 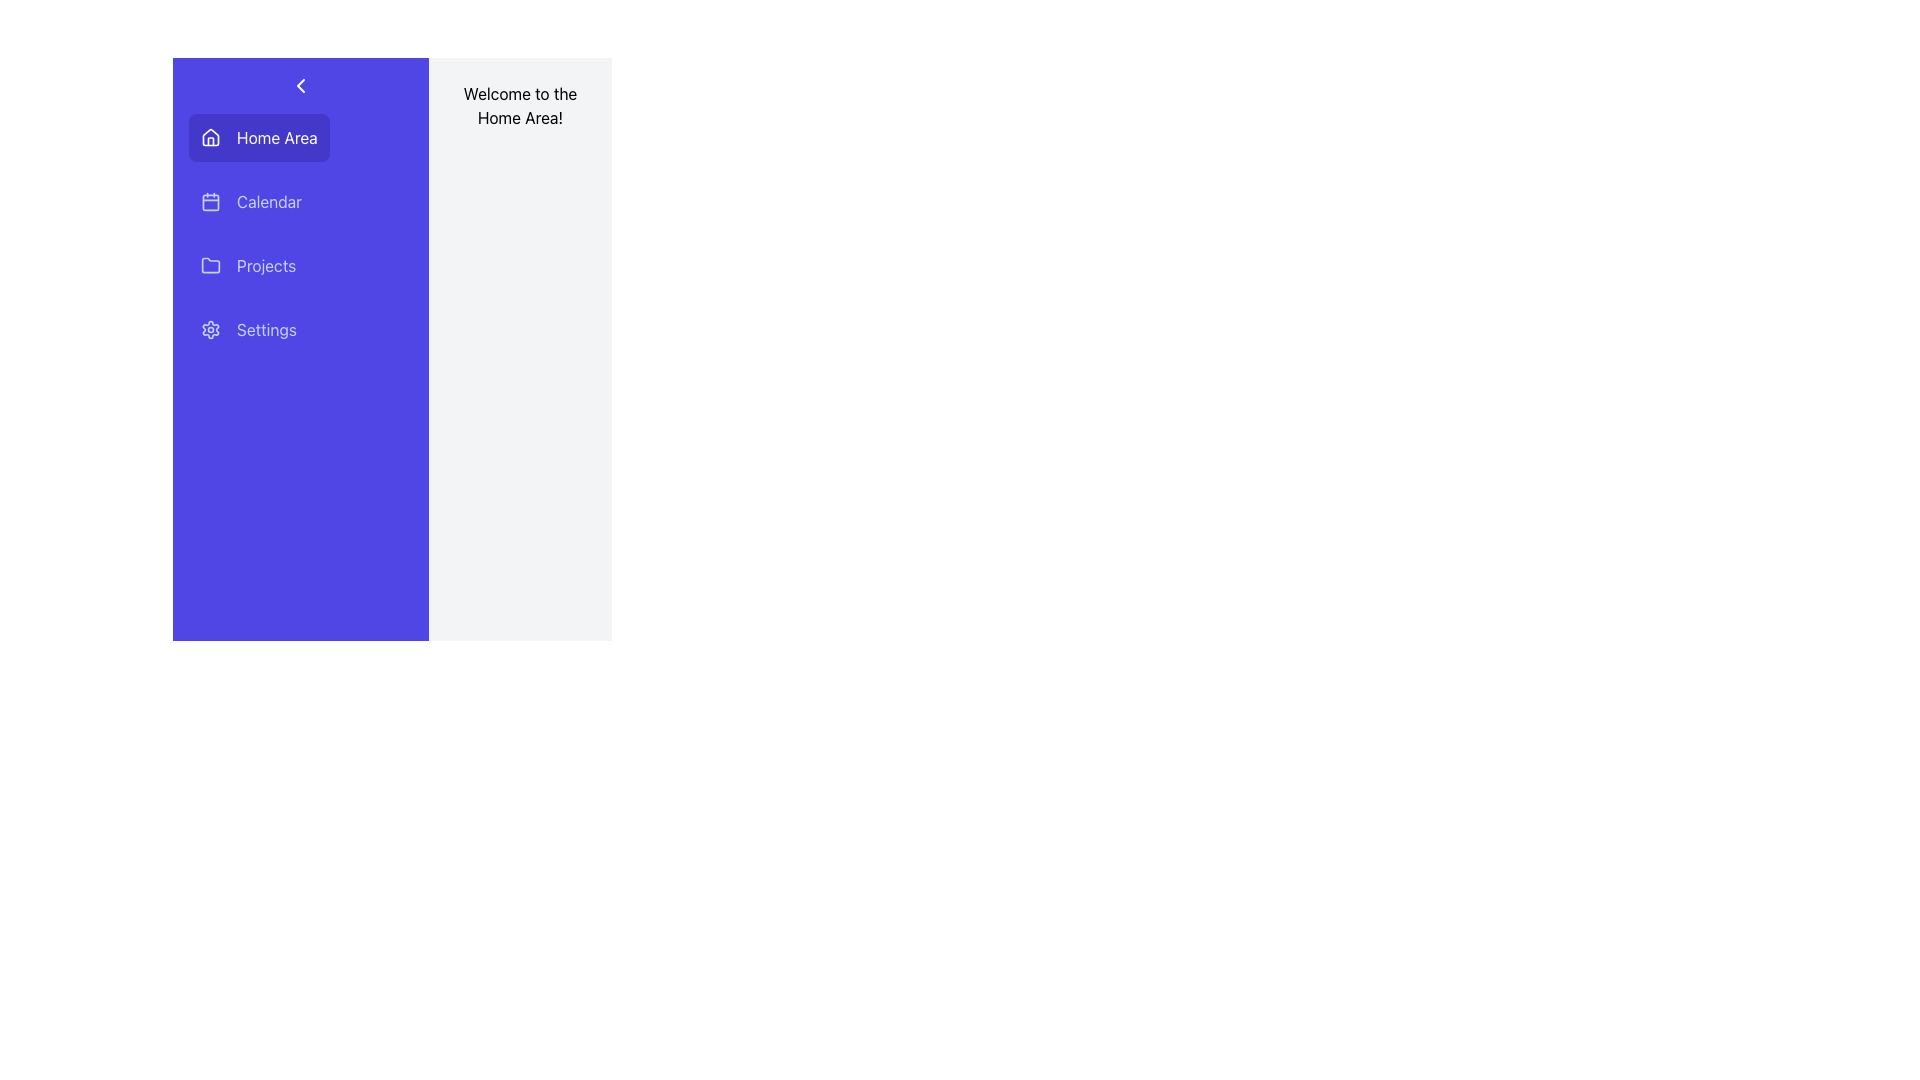 What do you see at coordinates (300, 84) in the screenshot?
I see `the chevron icon button located at the top-left portion of the blue navigation menu, above the text 'Home Area'` at bounding box center [300, 84].